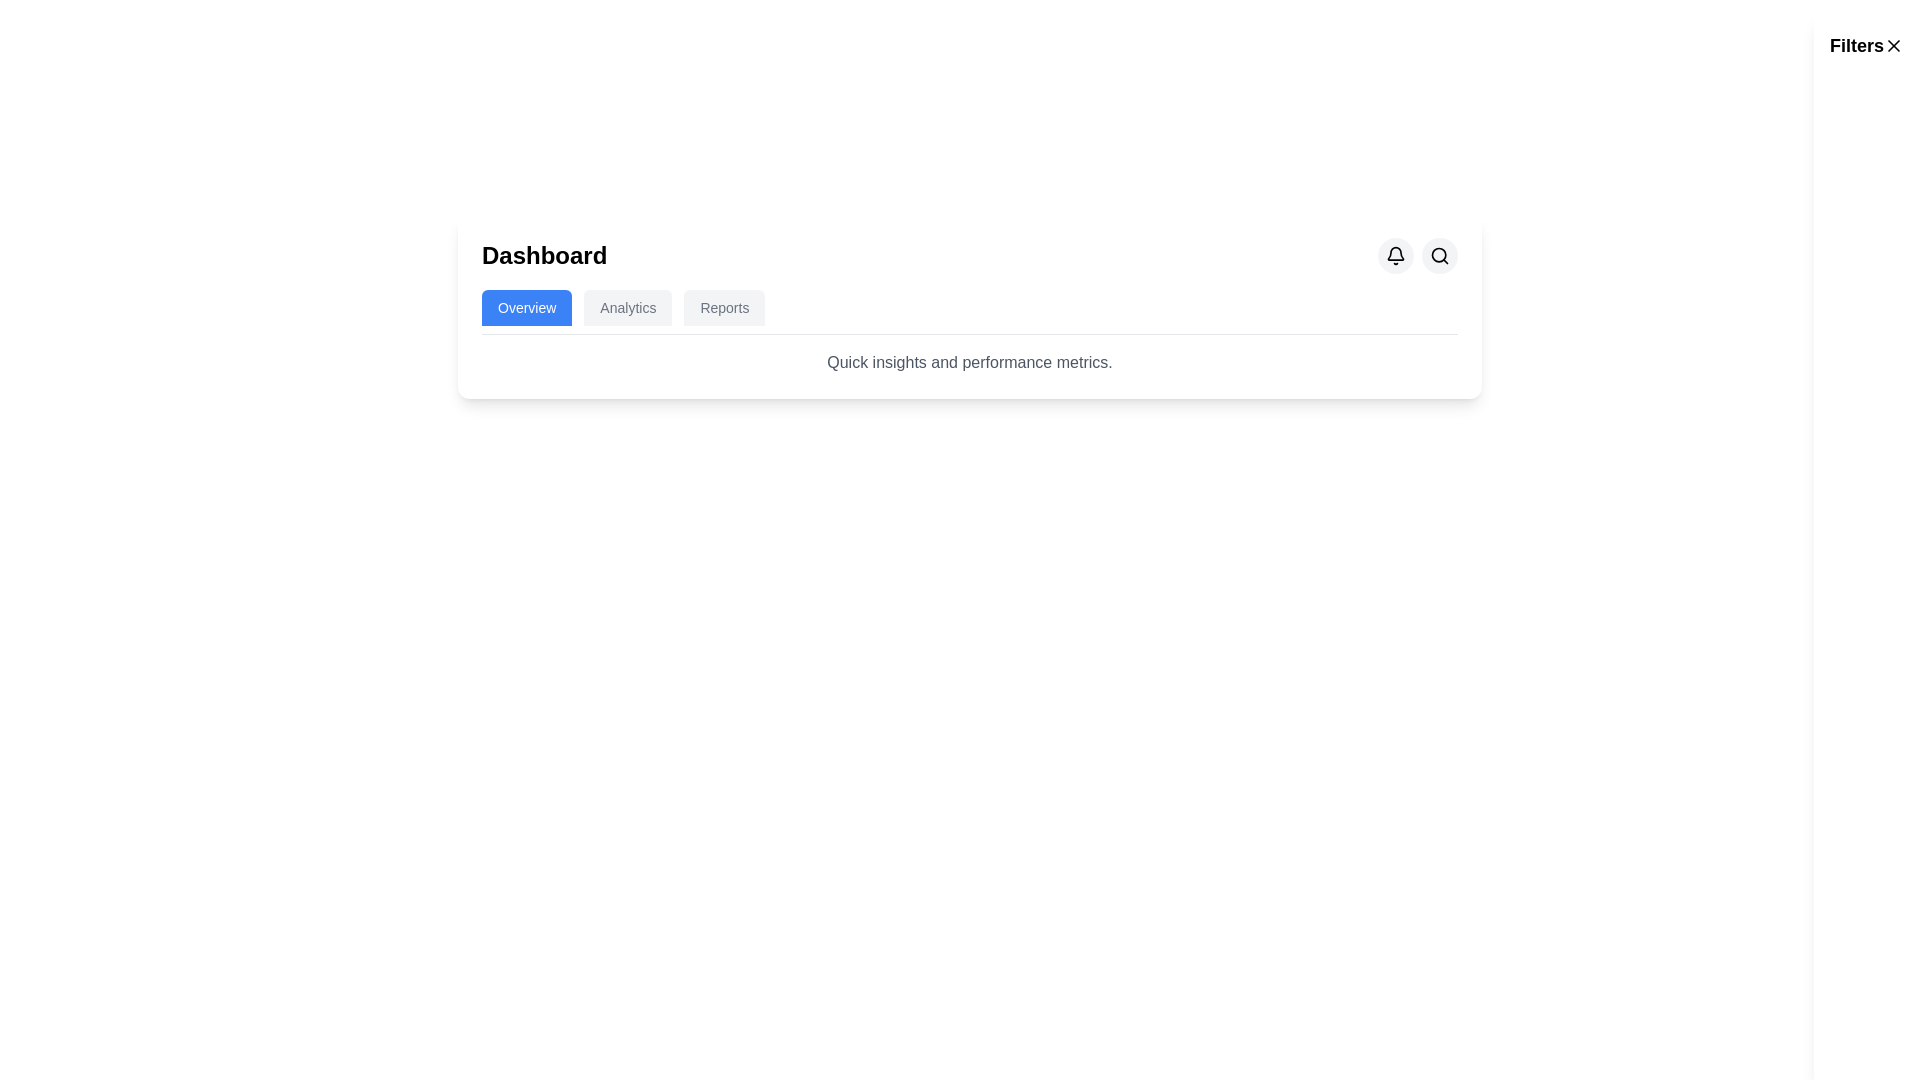 The image size is (1920, 1080). I want to click on the 'Analytics' tab in the navigation section, so click(627, 308).